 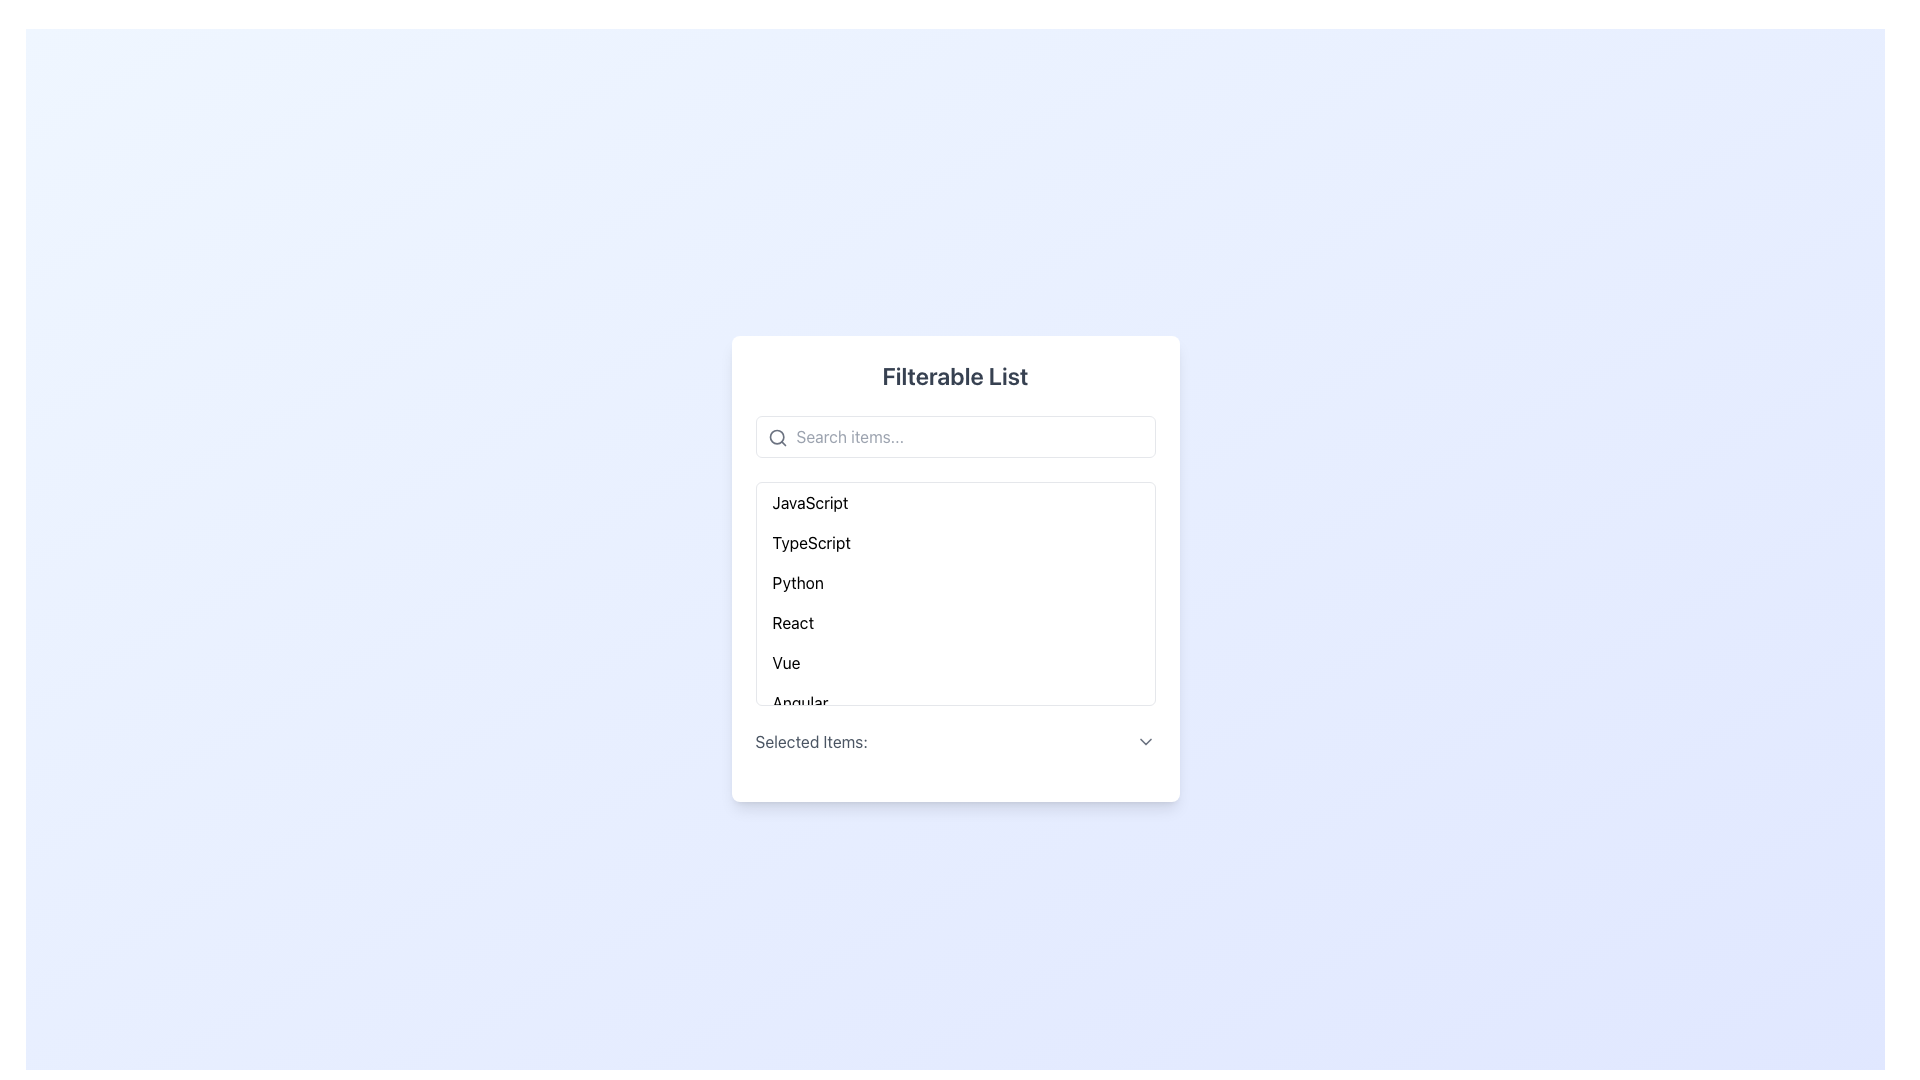 I want to click on the 'Angular' text label using keyboard navigation, so click(x=800, y=701).